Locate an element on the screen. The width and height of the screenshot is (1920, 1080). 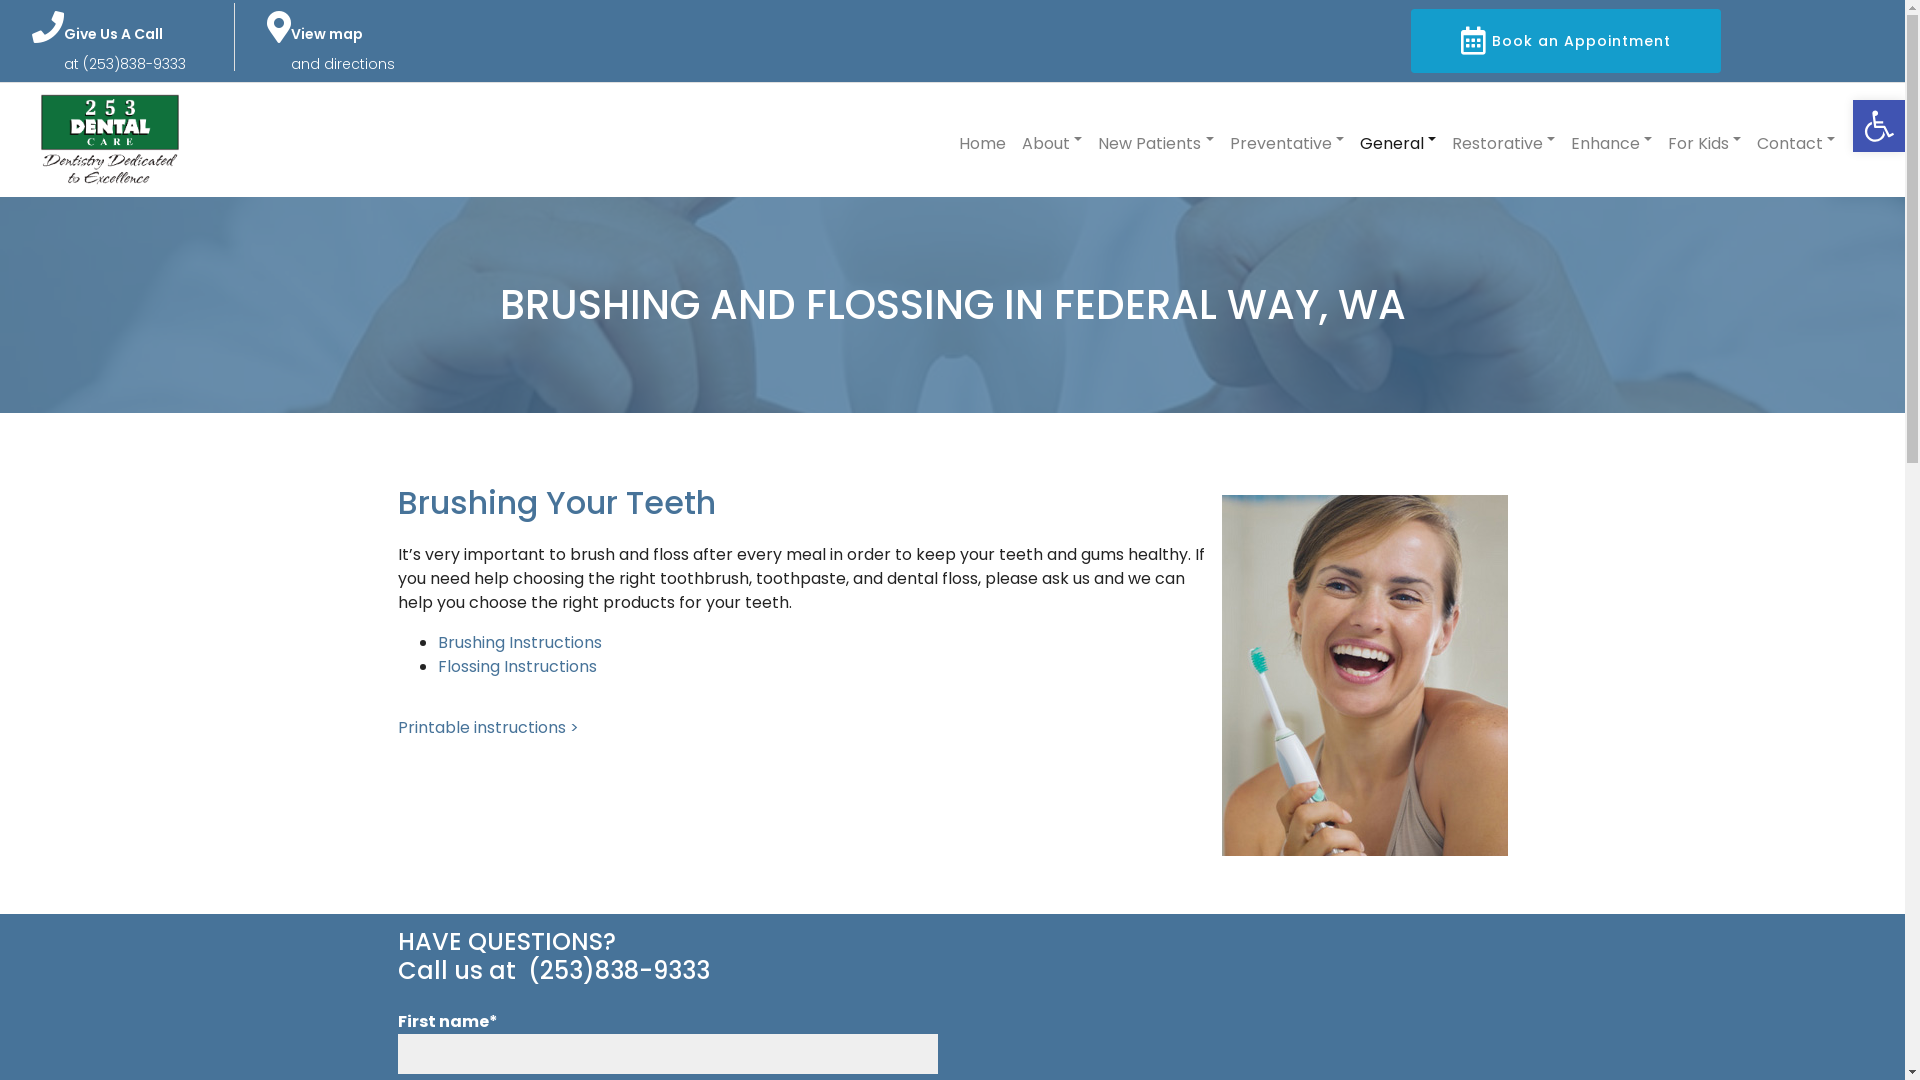
'Open toolbar is located at coordinates (1877, 126).